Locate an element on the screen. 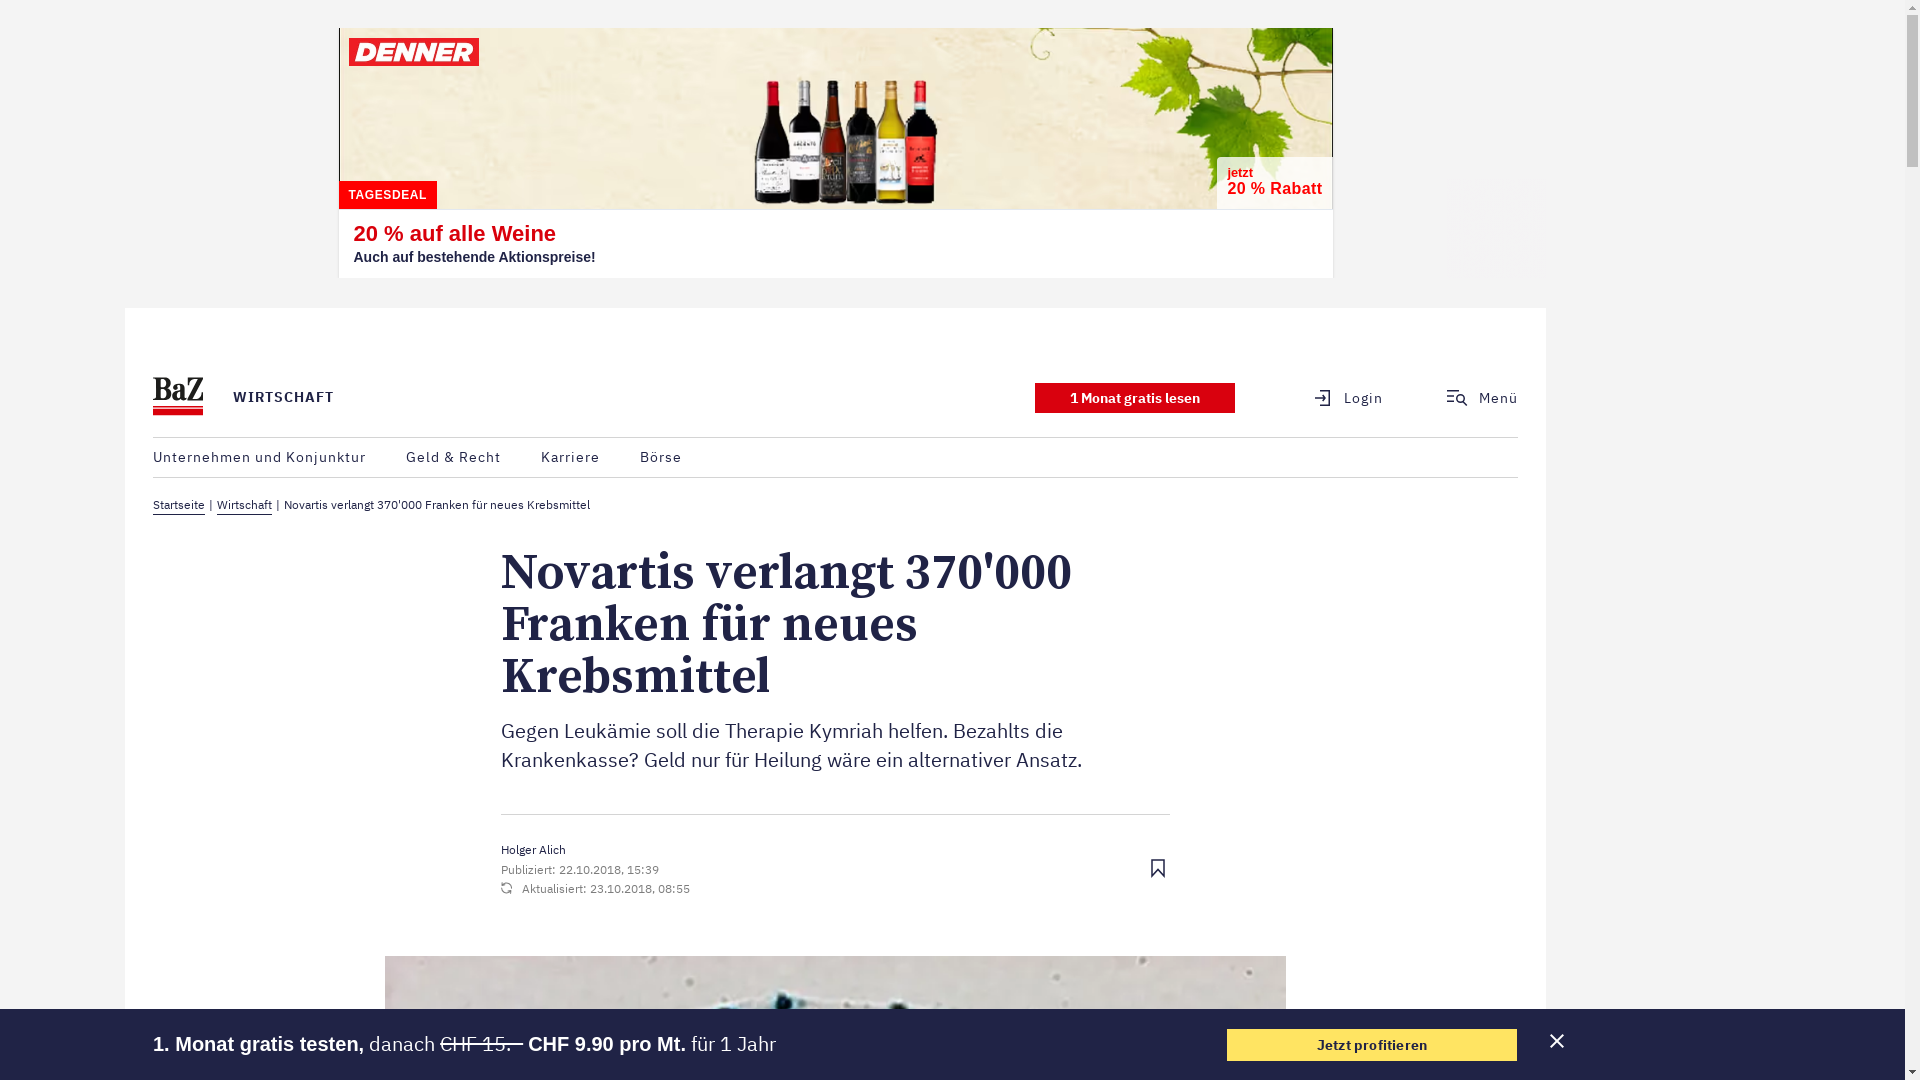 This screenshot has height=1080, width=1920. 'Login' is located at coordinates (1336, 397).